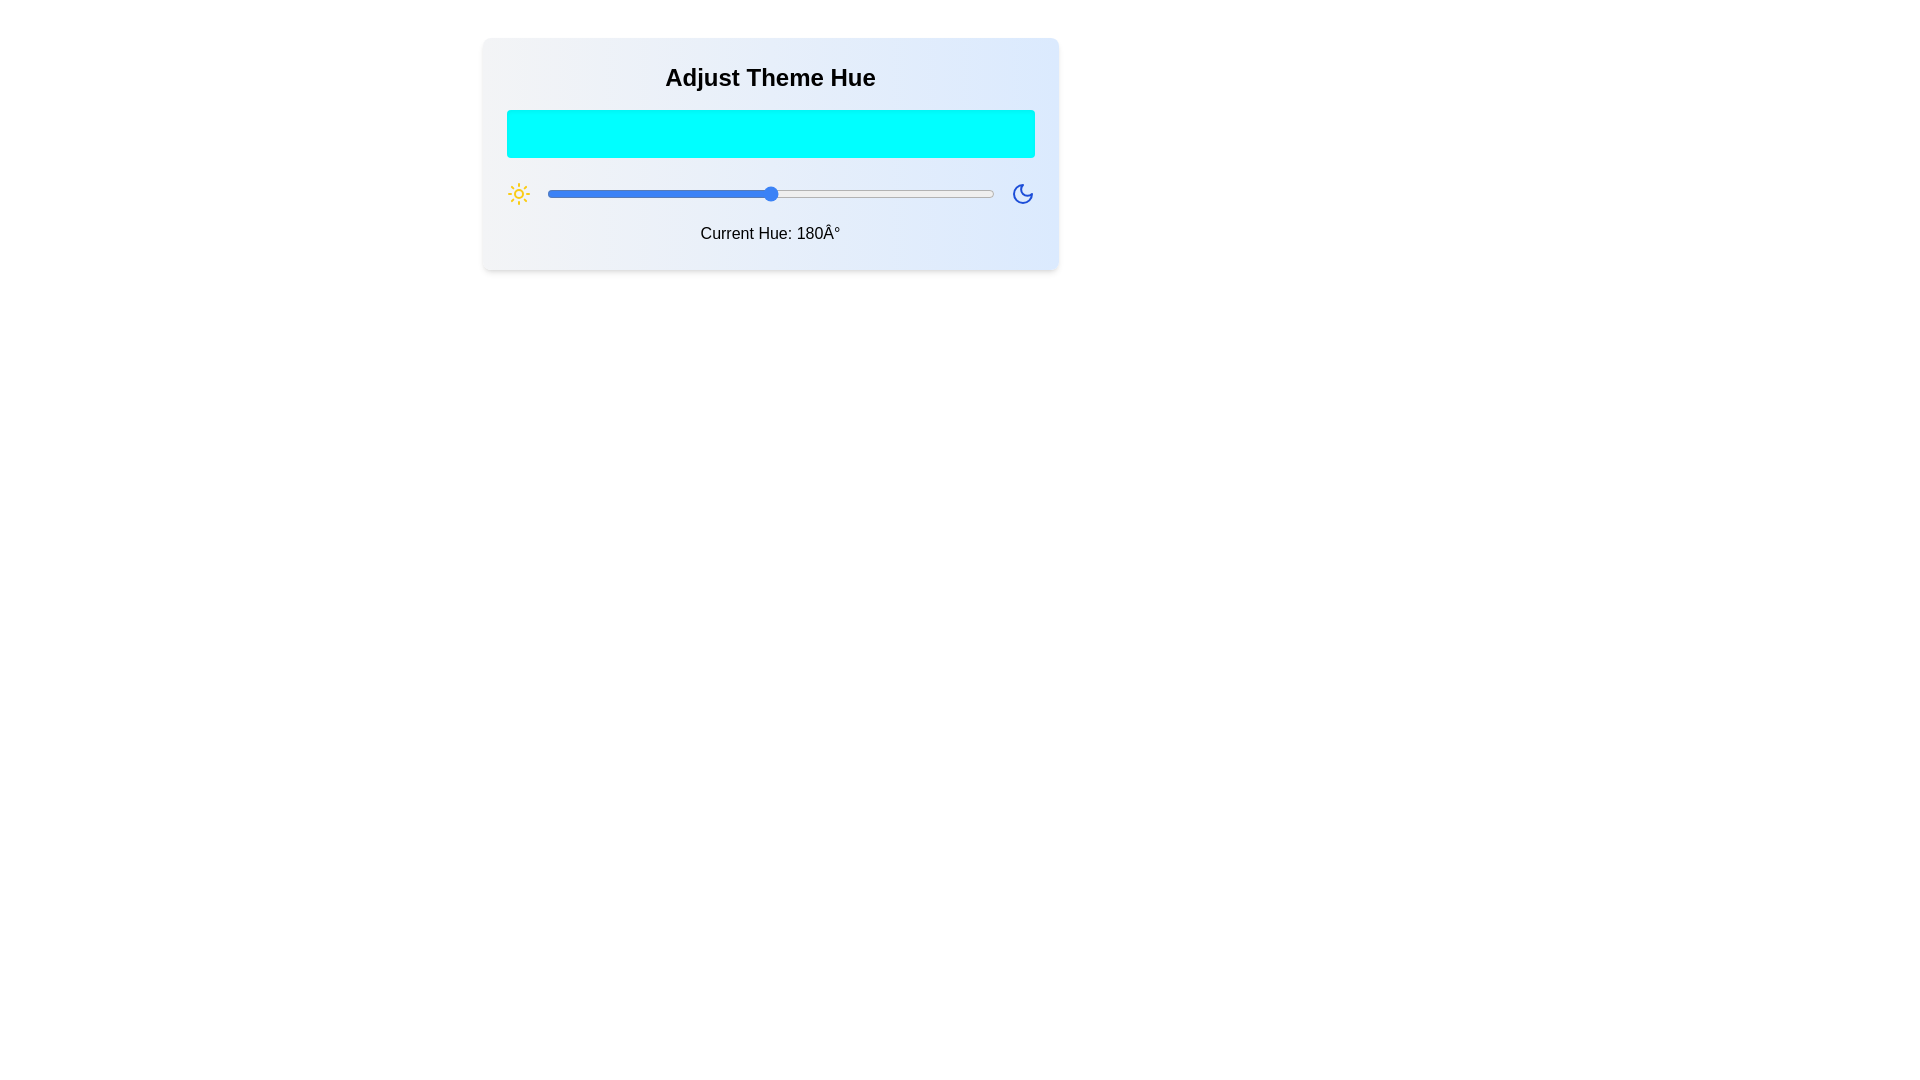 The width and height of the screenshot is (1920, 1080). Describe the element at coordinates (518, 193) in the screenshot. I see `the sun icon to interact with it` at that location.